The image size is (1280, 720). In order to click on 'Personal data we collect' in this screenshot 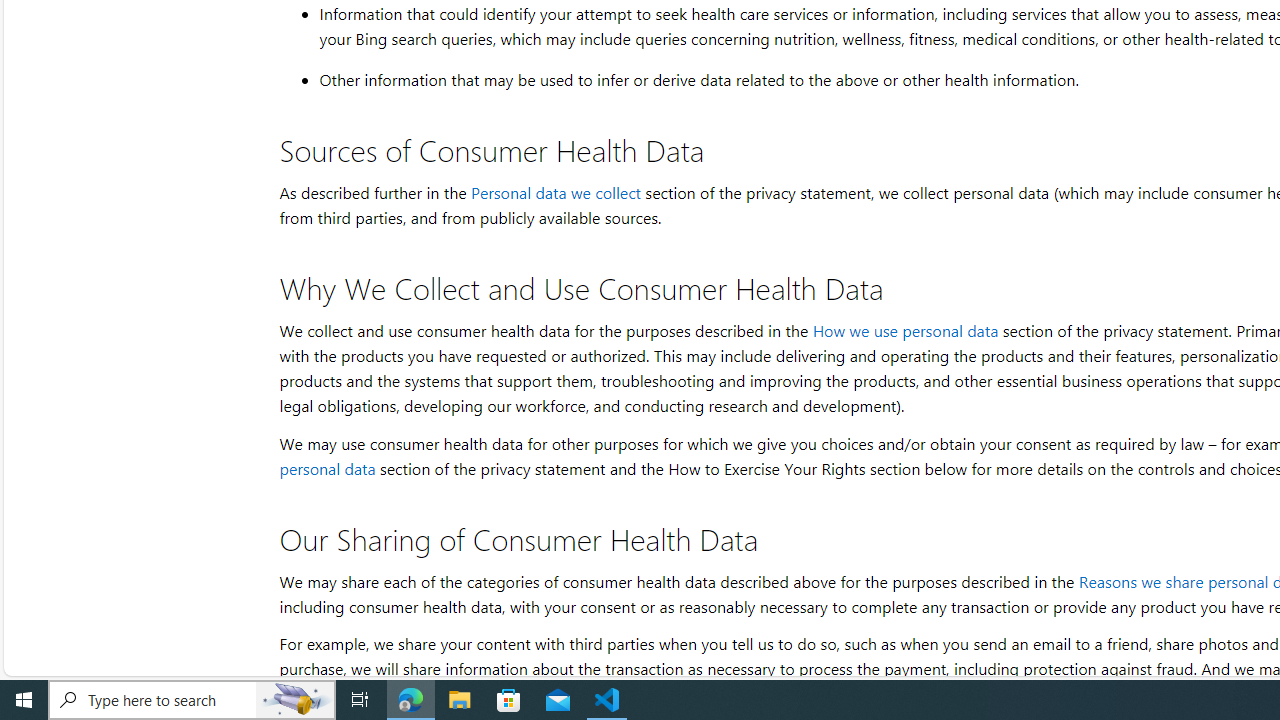, I will do `click(555, 192)`.